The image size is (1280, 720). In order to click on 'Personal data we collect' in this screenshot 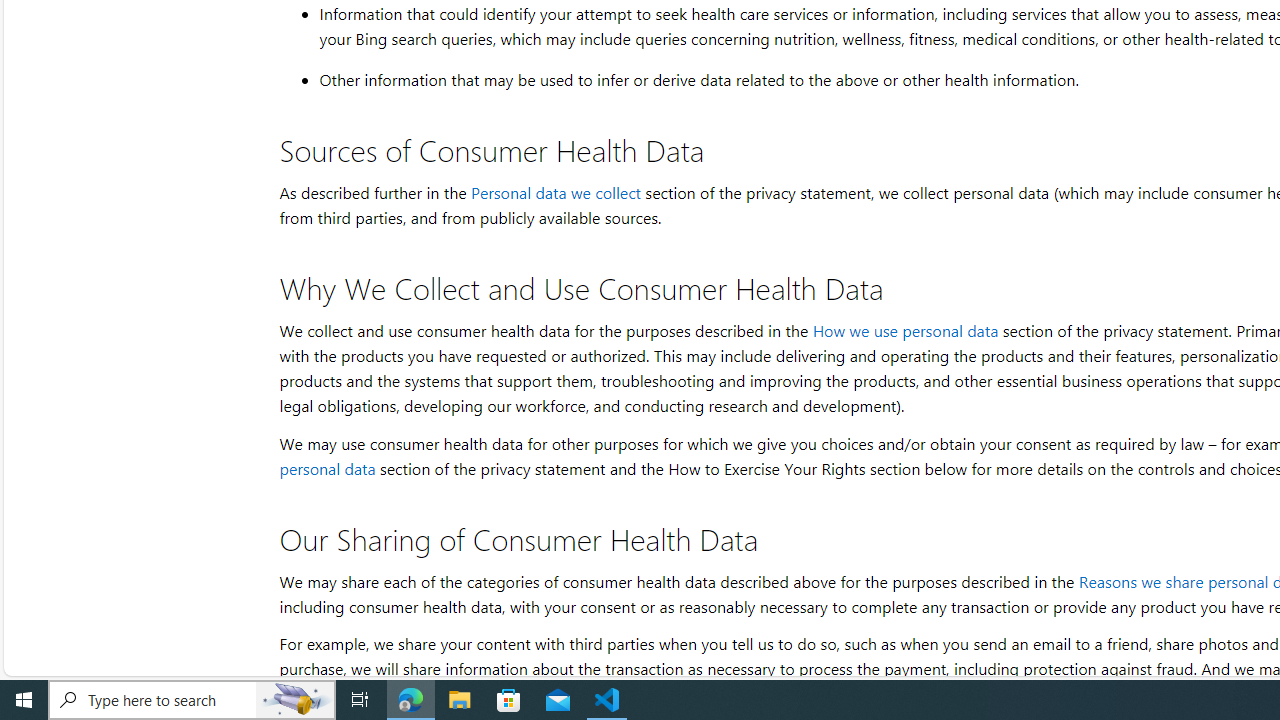, I will do `click(555, 192)`.